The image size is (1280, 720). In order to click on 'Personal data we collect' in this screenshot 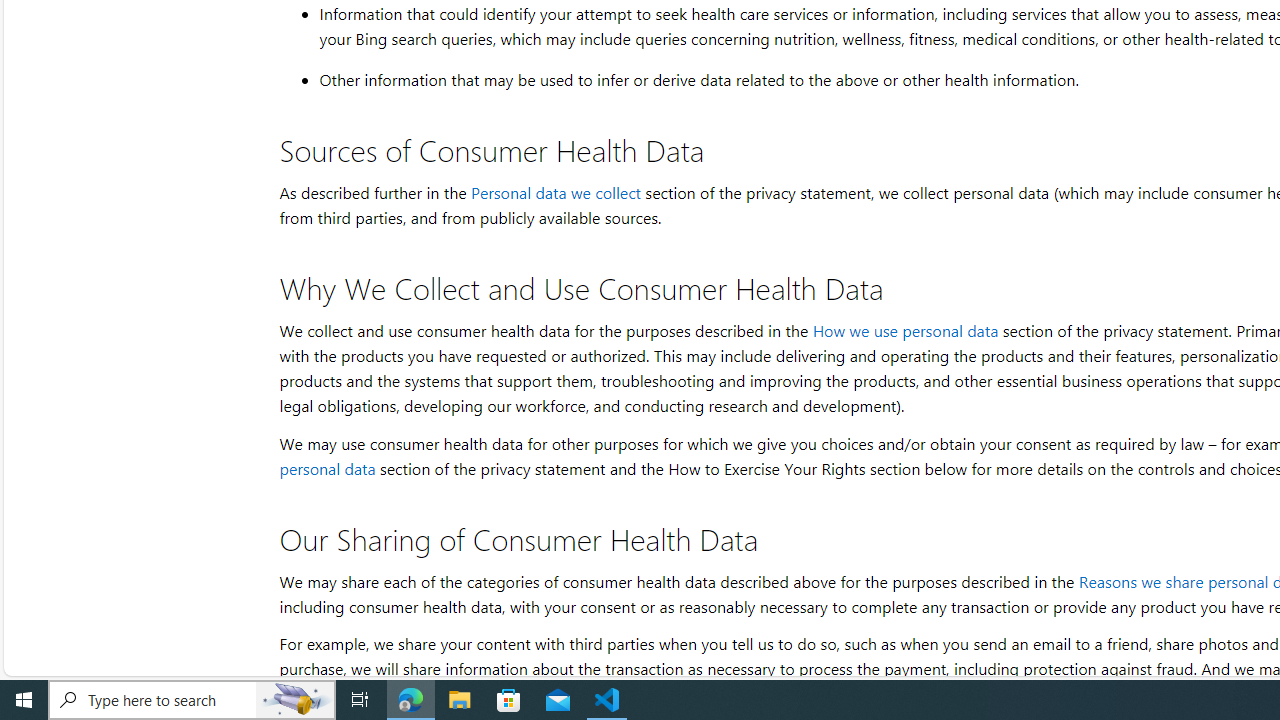, I will do `click(555, 192)`.